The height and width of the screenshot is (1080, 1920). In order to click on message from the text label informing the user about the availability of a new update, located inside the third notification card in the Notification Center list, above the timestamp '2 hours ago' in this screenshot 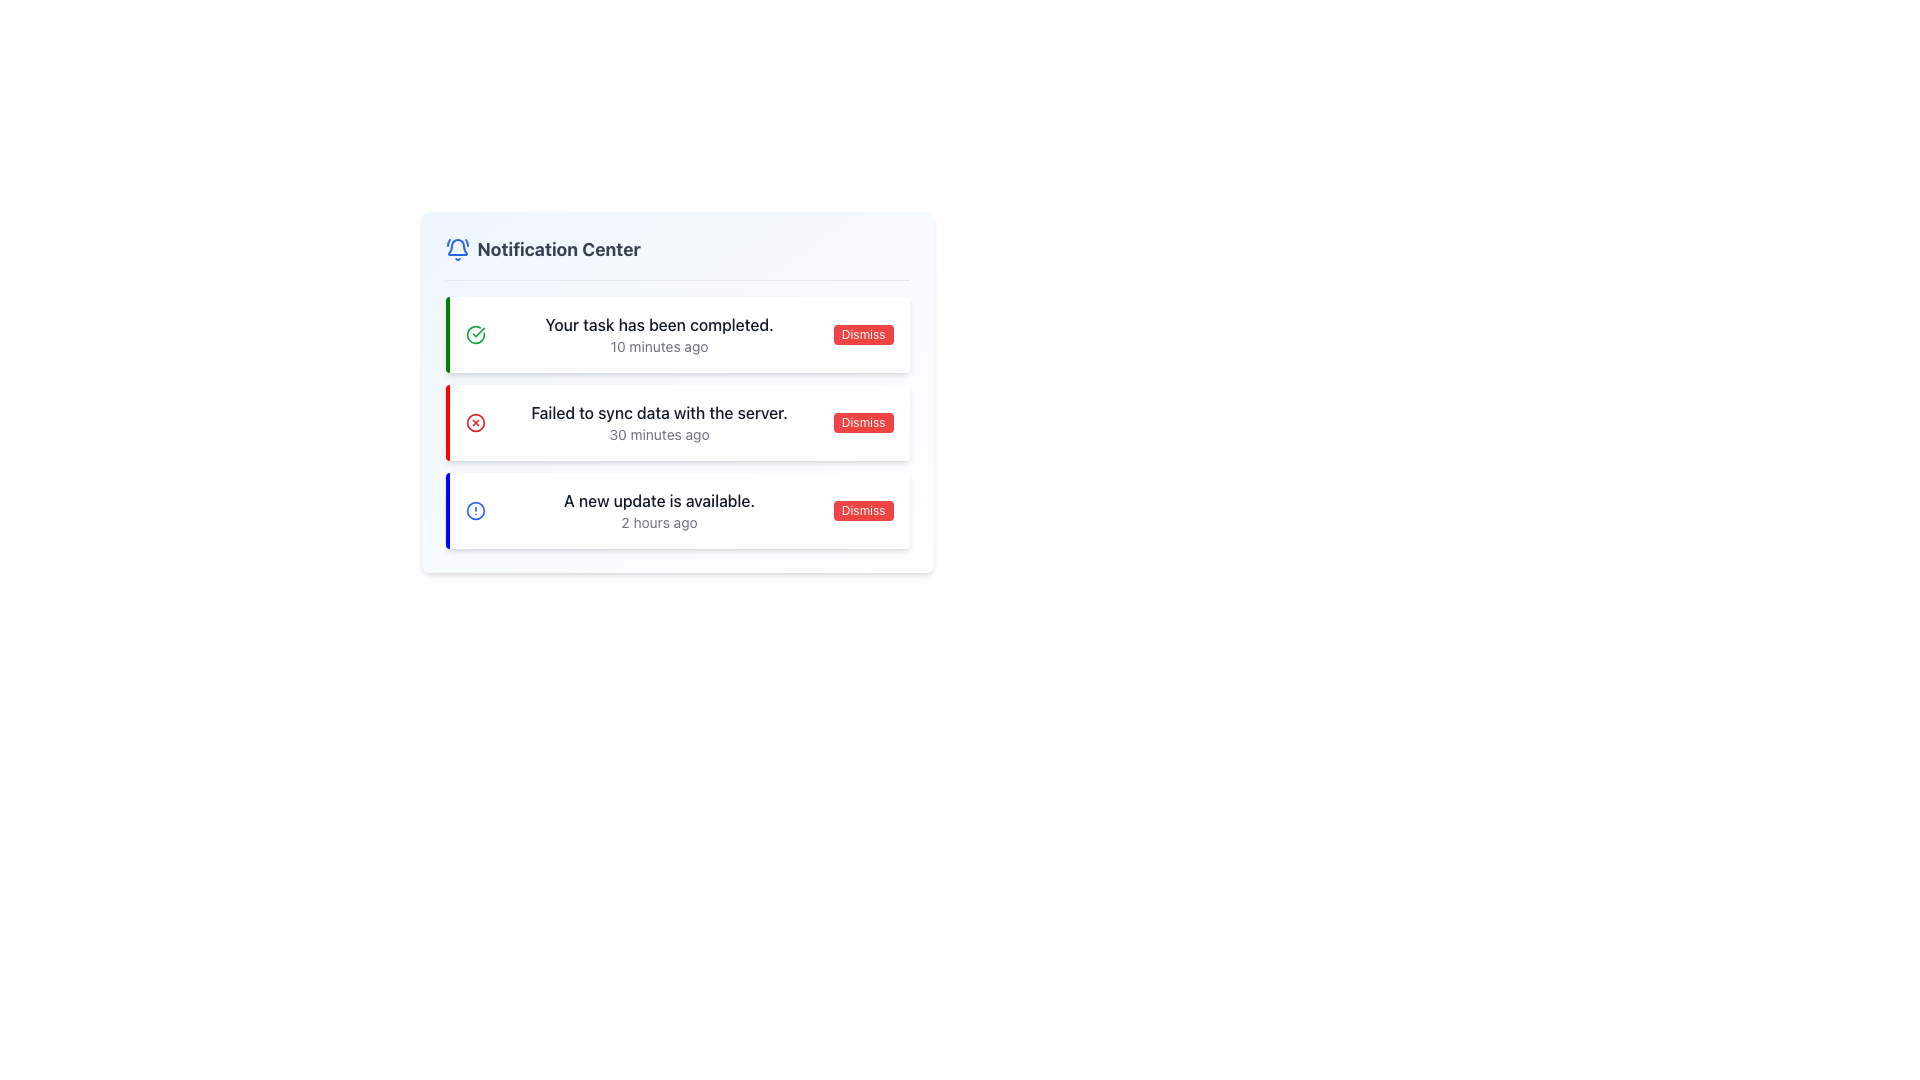, I will do `click(659, 500)`.